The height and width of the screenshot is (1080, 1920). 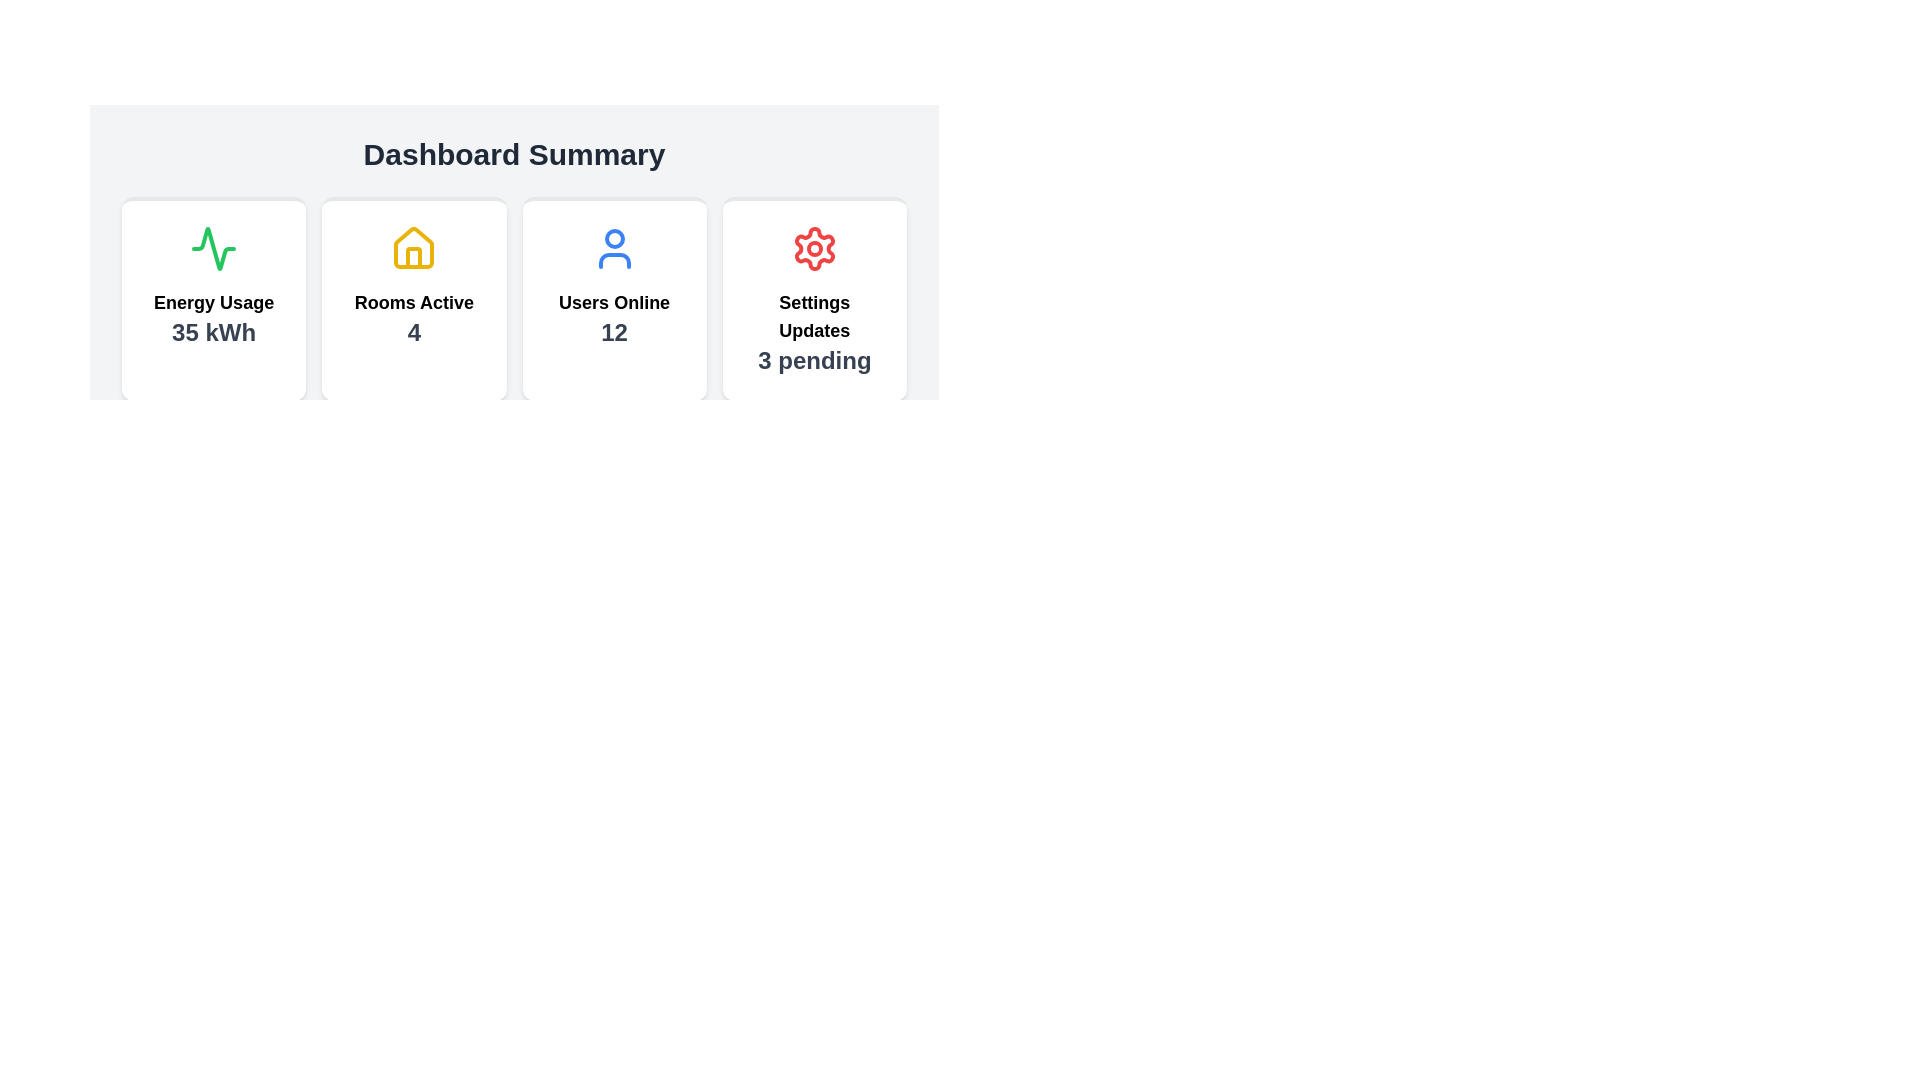 What do you see at coordinates (814, 248) in the screenshot?
I see `details of the SVG Circle Element that is part of the settings gear icon, located at the rightmost section of a dashboard card group` at bounding box center [814, 248].